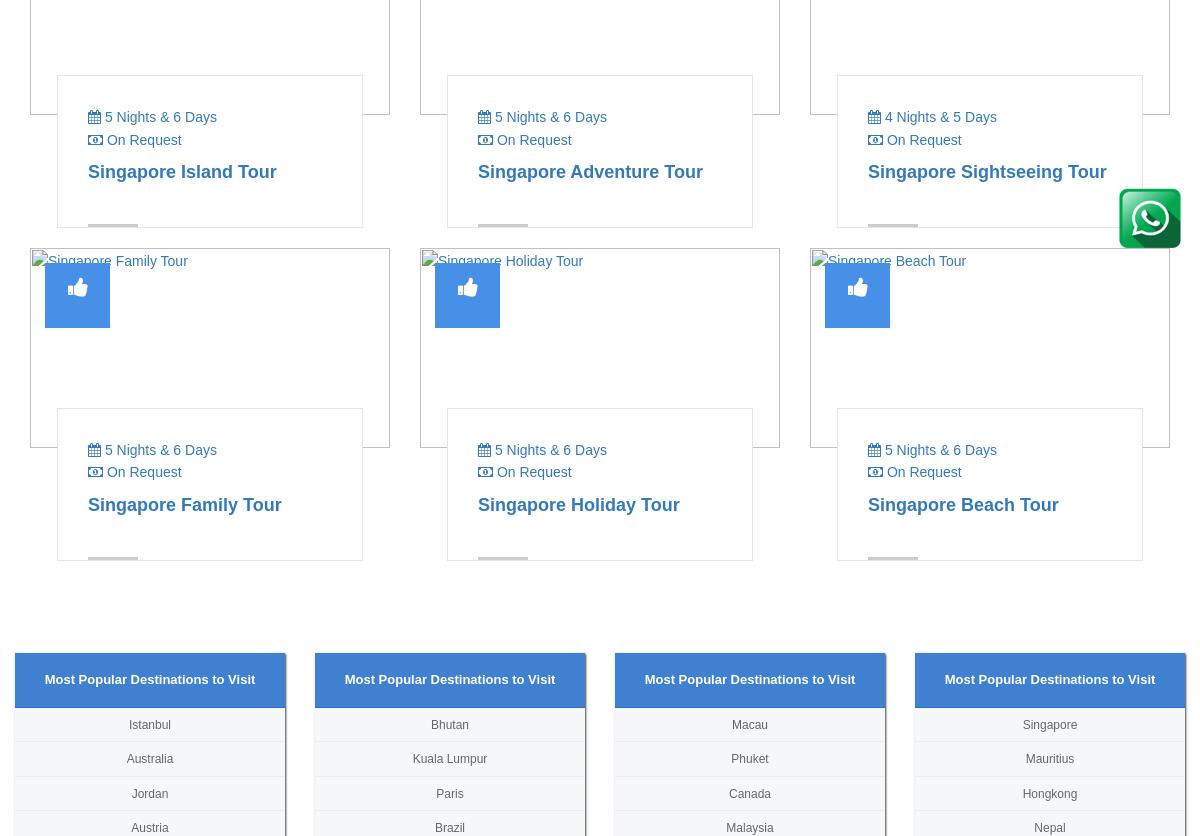  What do you see at coordinates (181, 169) in the screenshot?
I see `'Singapore Island Tour'` at bounding box center [181, 169].